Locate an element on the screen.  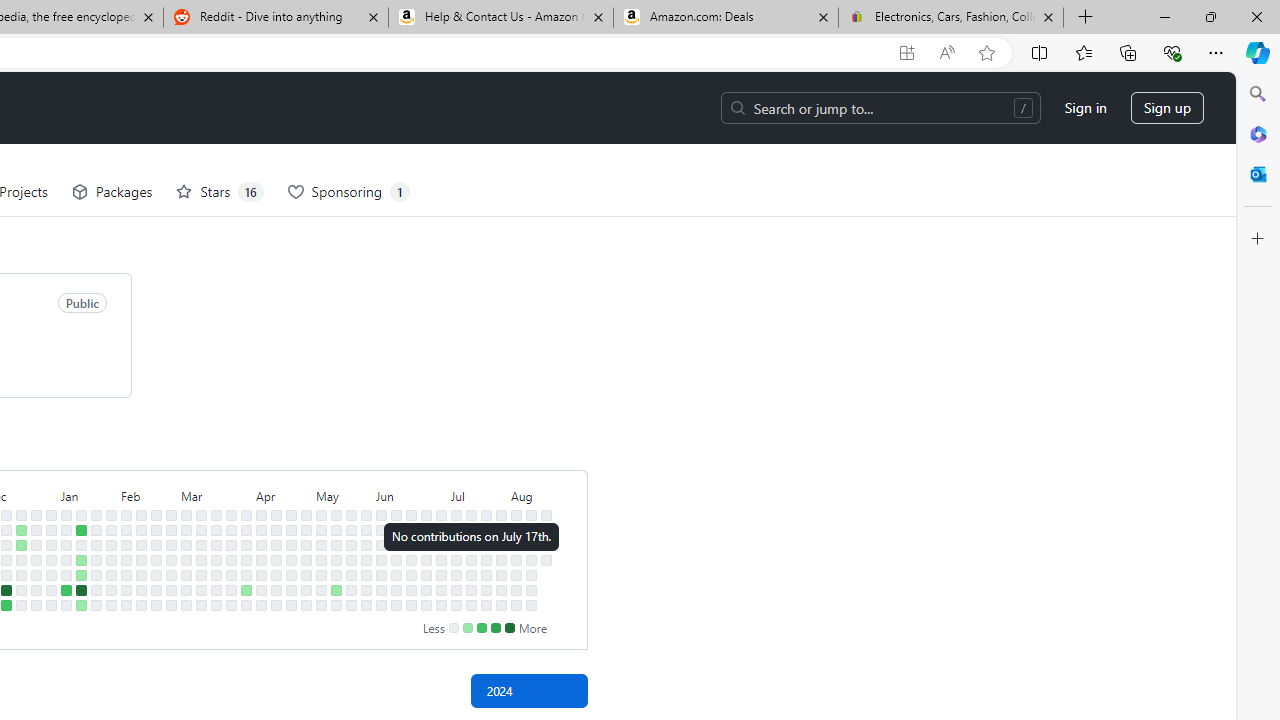
'No contributions on July 13th.' is located at coordinates (455, 604).